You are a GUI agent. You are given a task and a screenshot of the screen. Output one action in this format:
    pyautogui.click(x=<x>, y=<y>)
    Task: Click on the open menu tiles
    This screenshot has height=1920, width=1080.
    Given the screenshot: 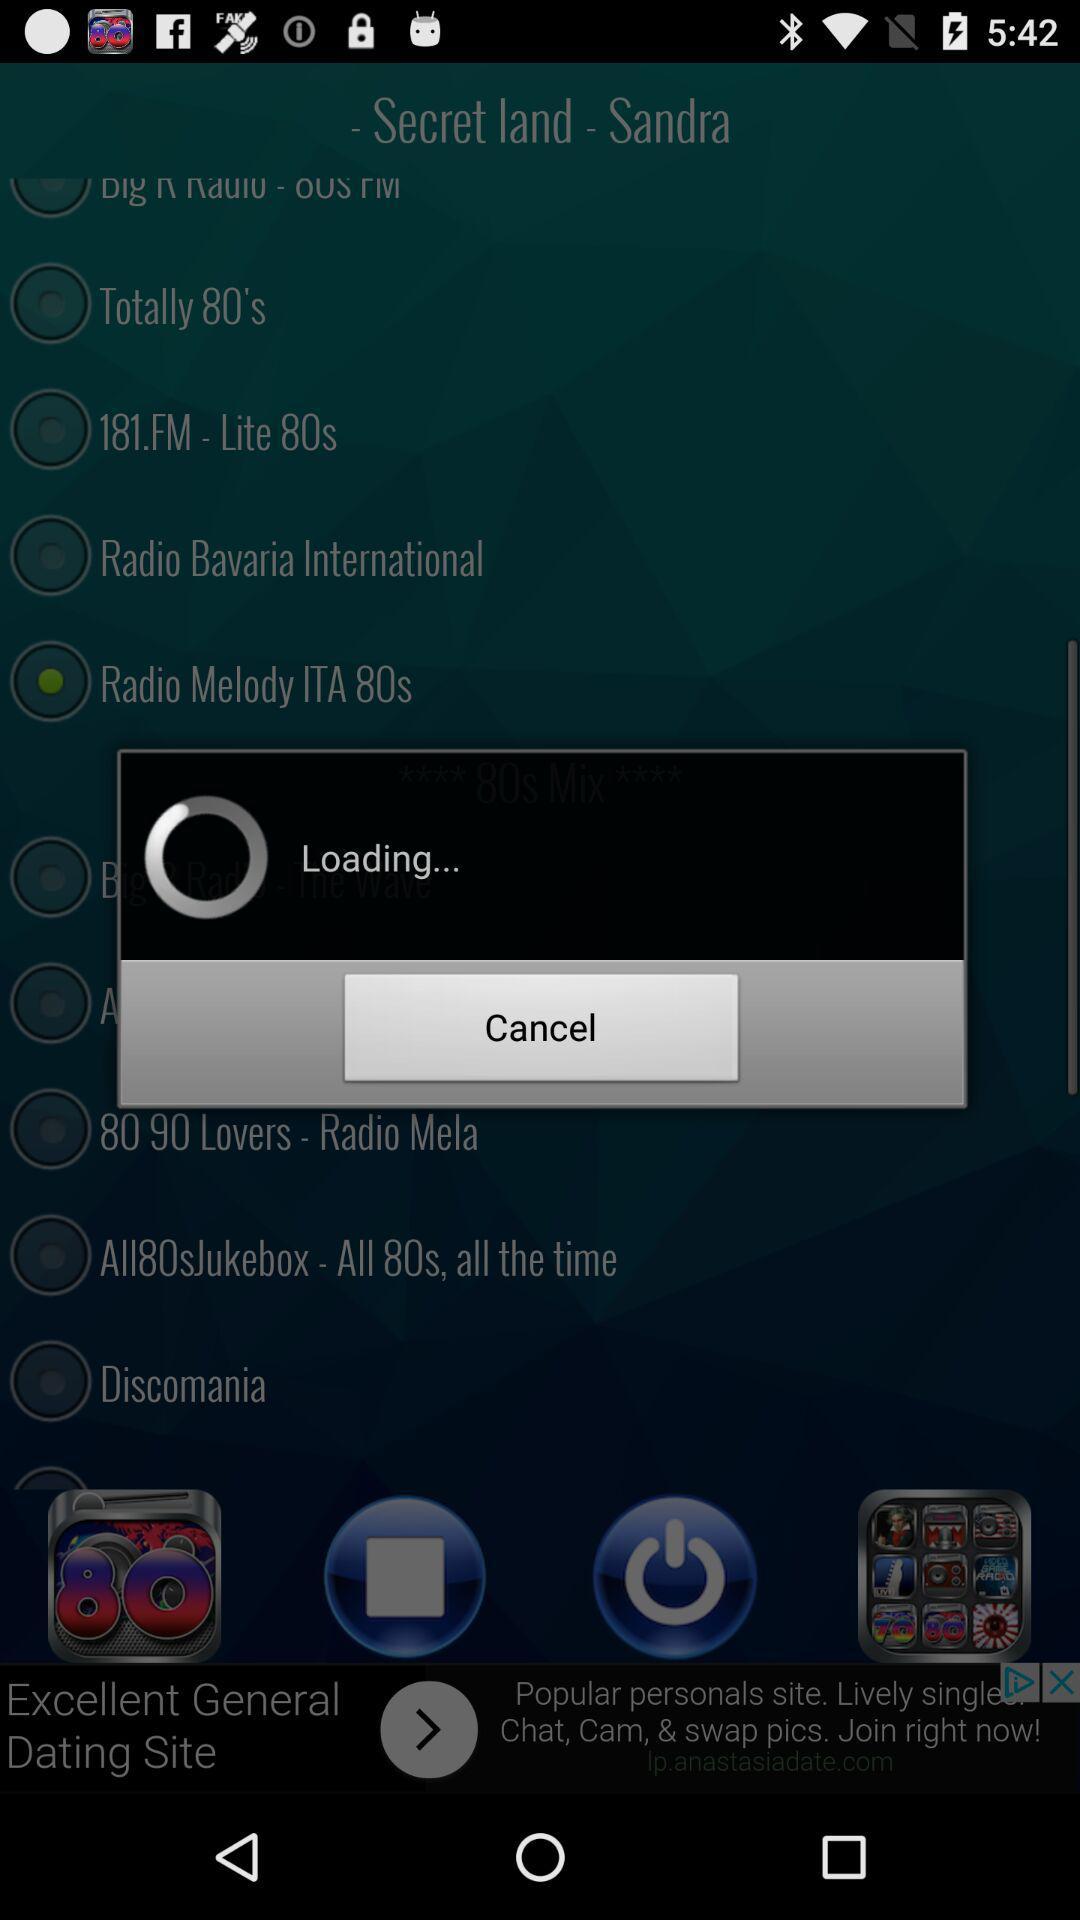 What is the action you would take?
    pyautogui.click(x=945, y=1575)
    